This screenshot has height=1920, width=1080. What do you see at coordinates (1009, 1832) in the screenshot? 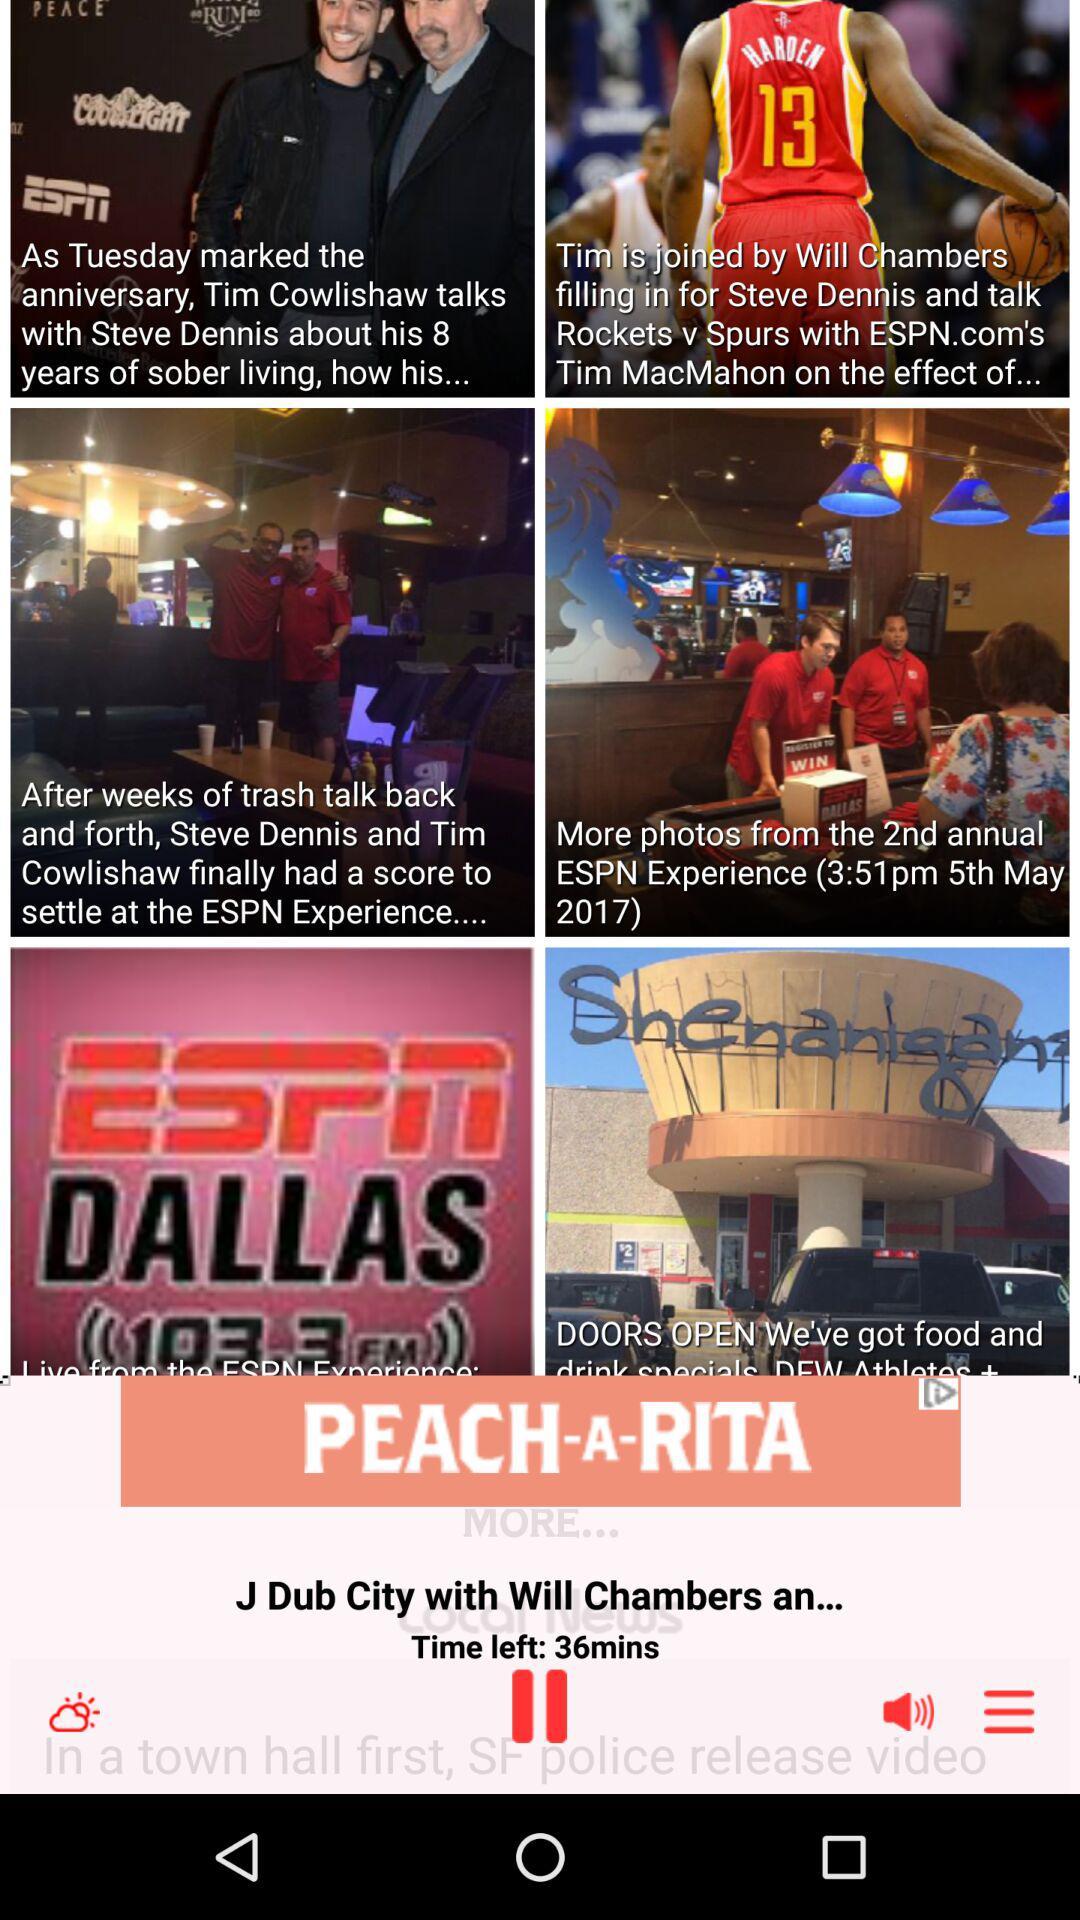
I see `the menu icon` at bounding box center [1009, 1832].